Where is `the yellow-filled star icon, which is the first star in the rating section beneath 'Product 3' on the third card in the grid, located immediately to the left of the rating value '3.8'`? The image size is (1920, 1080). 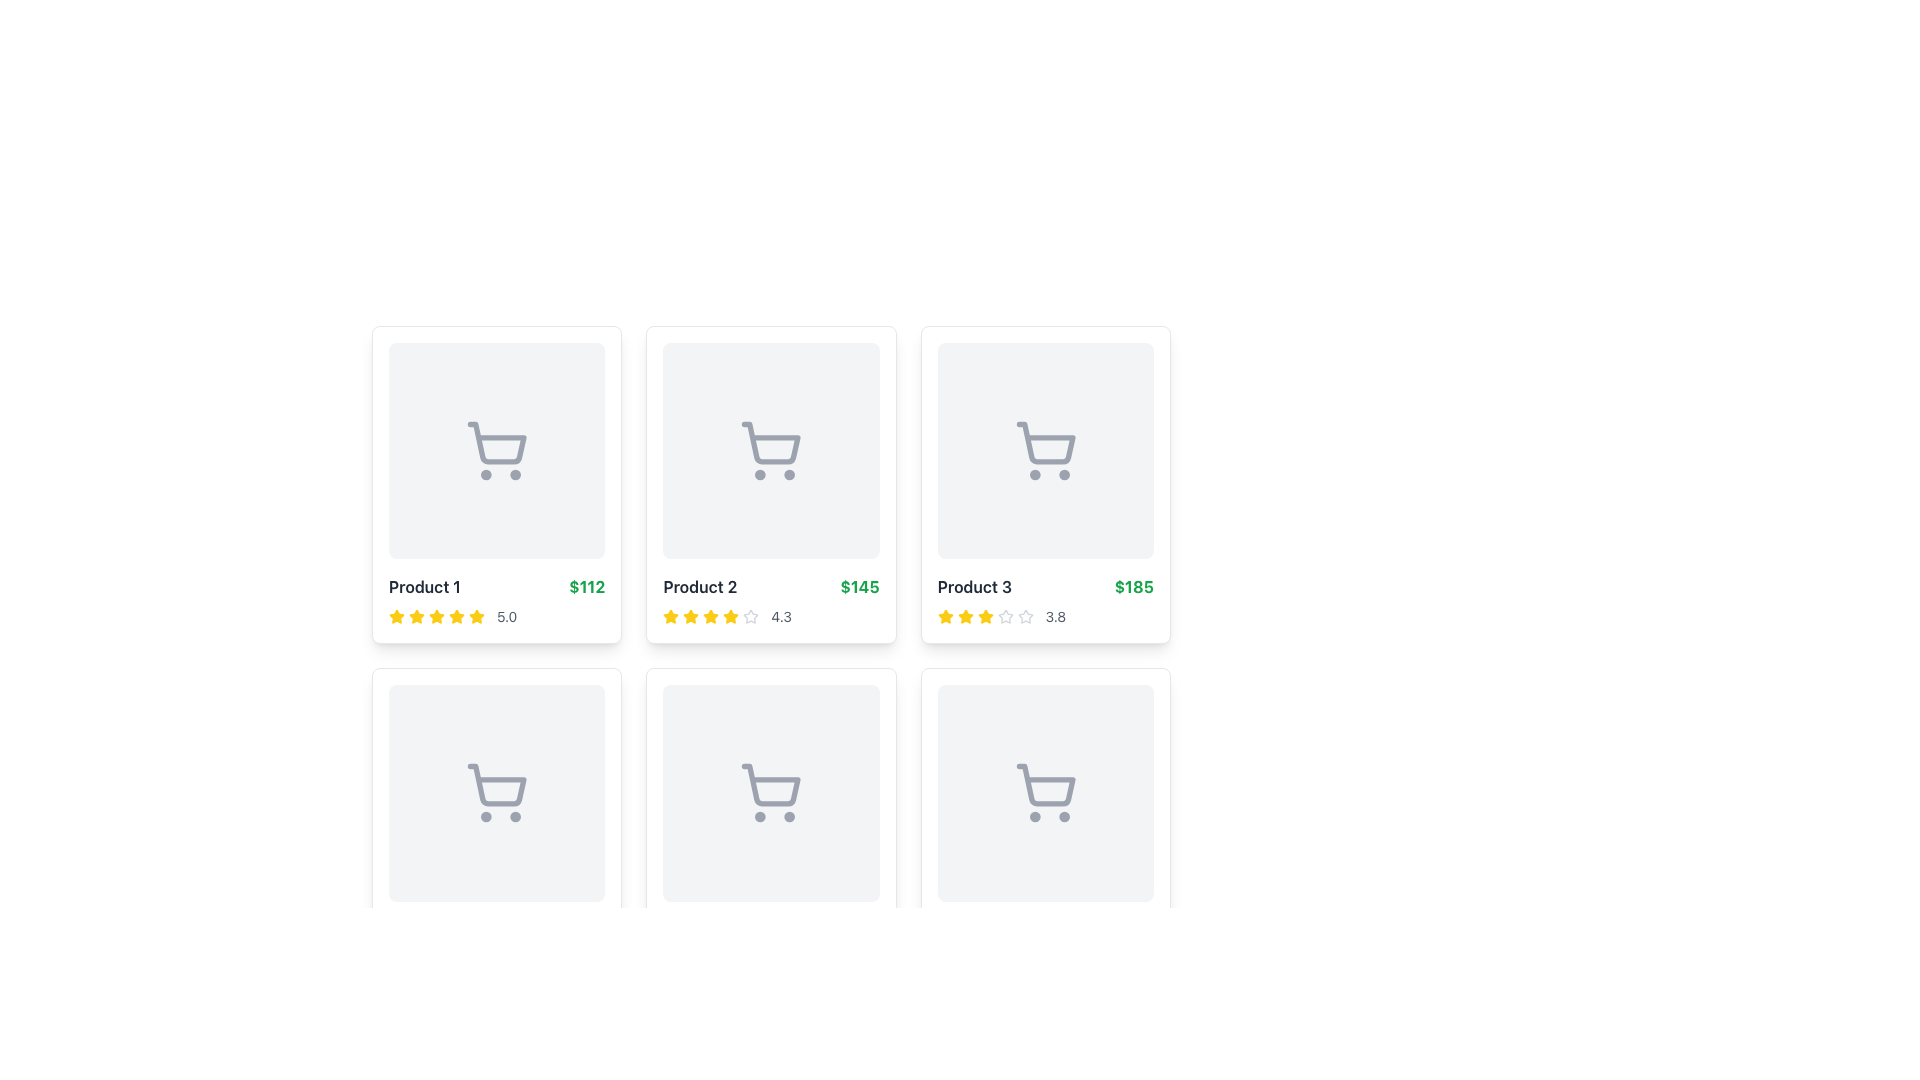 the yellow-filled star icon, which is the first star in the rating section beneath 'Product 3' on the third card in the grid, located immediately to the left of the rating value '3.8' is located at coordinates (944, 616).